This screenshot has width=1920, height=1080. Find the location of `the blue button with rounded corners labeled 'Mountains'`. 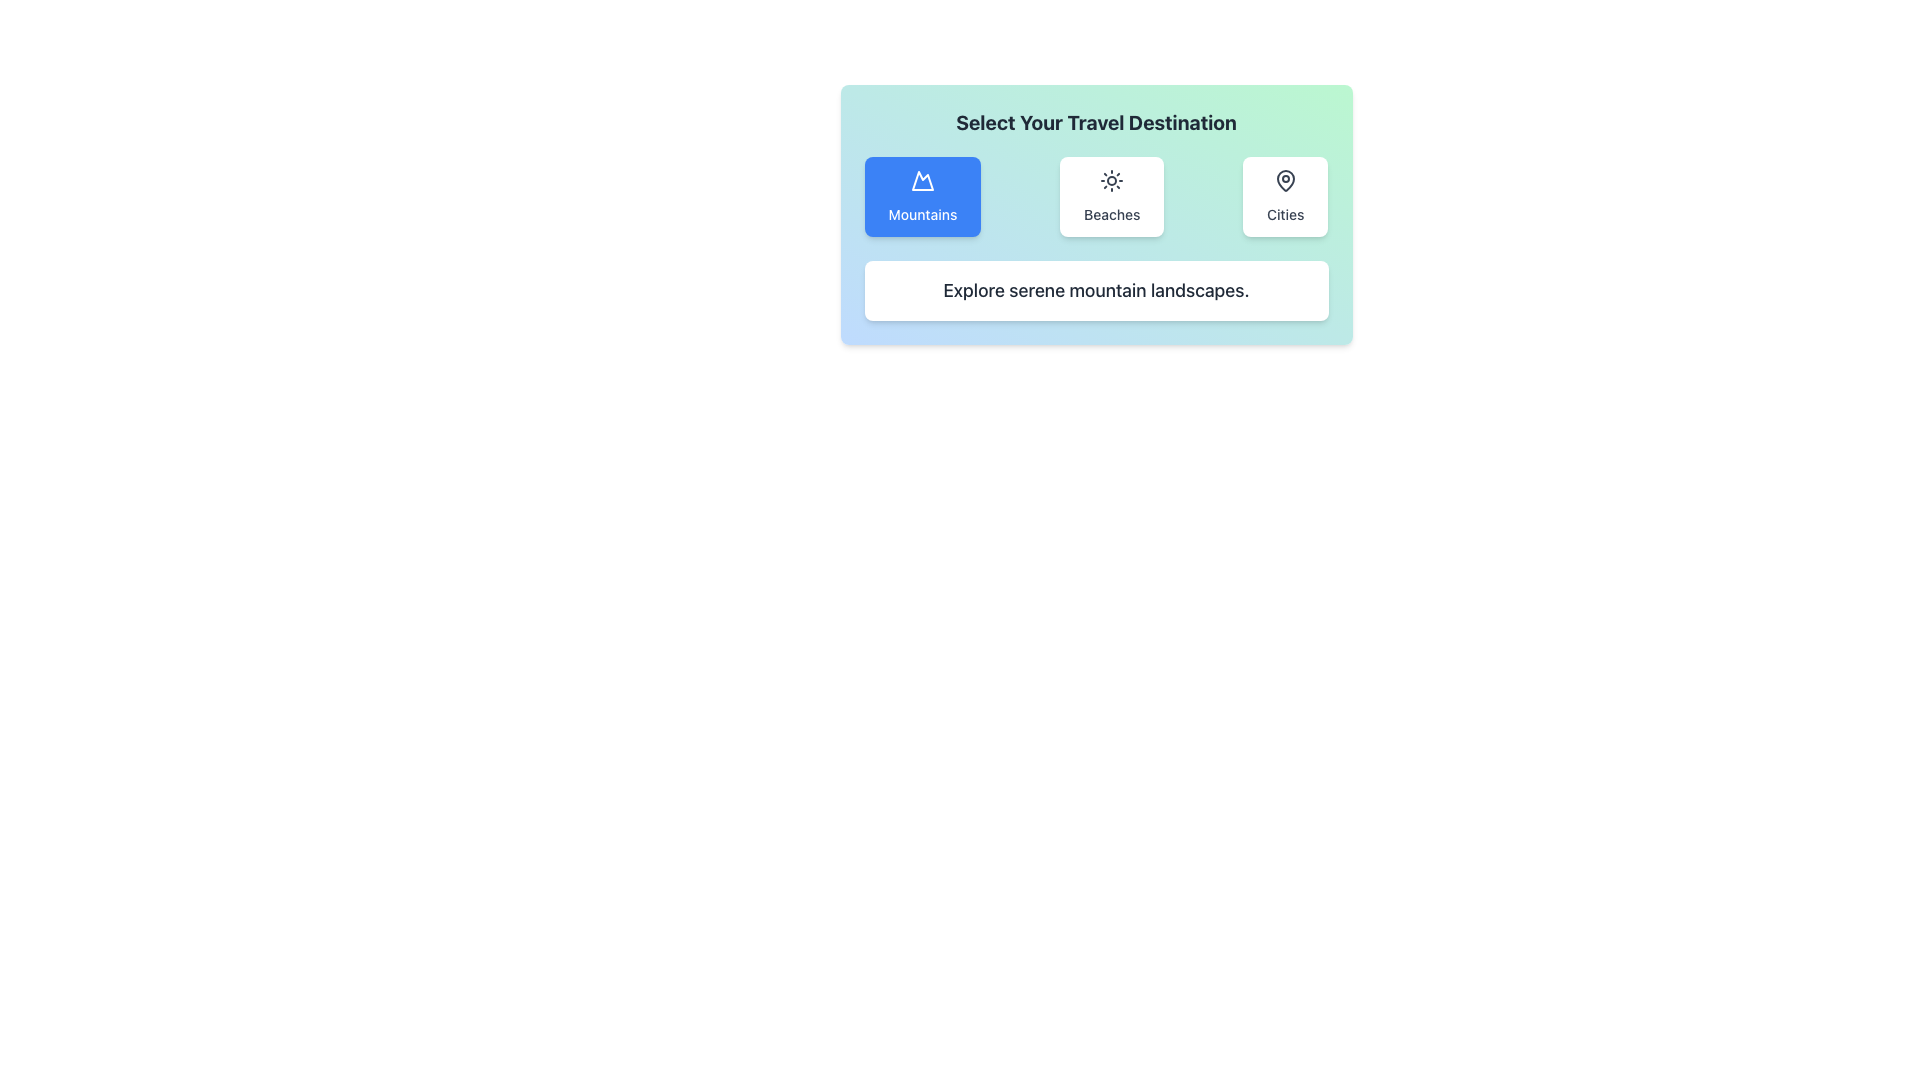

the blue button with rounded corners labeled 'Mountains' is located at coordinates (921, 196).